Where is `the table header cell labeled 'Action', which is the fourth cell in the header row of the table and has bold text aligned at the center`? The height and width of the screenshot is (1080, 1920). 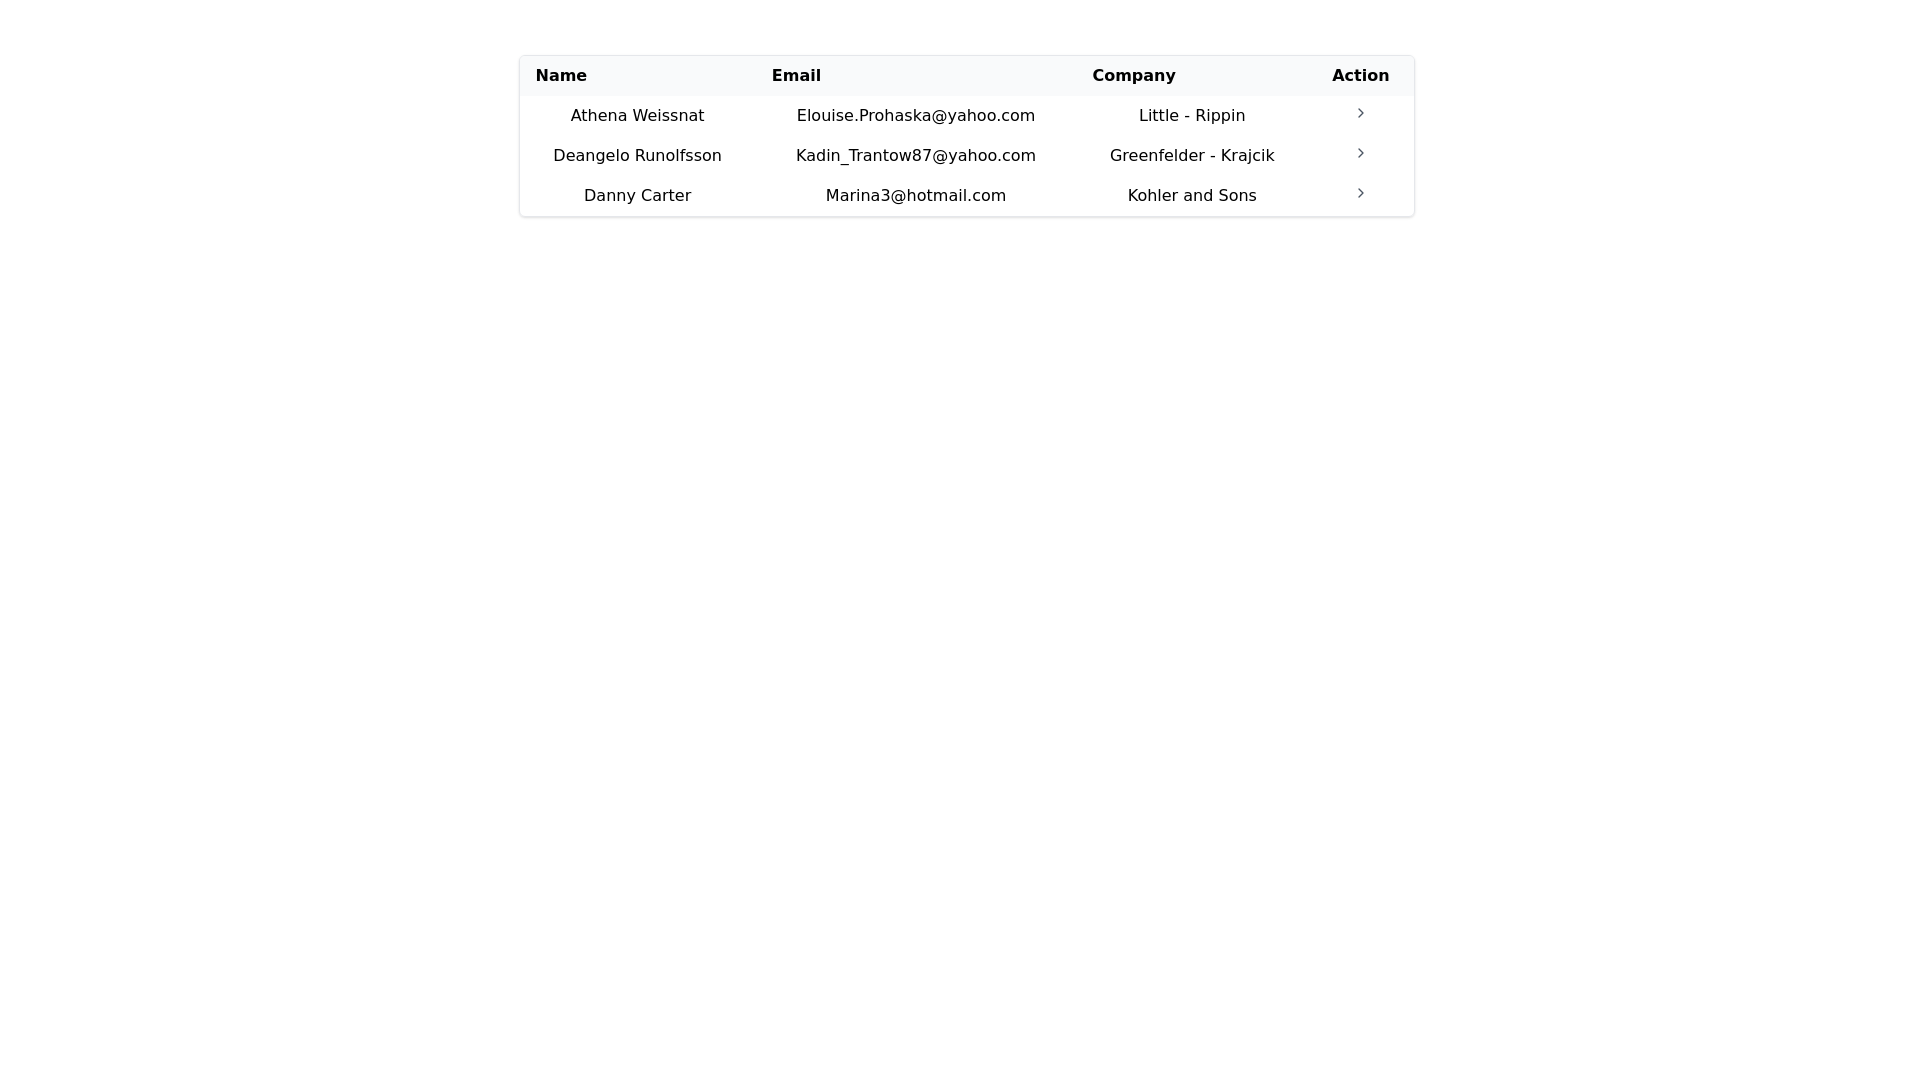 the table header cell labeled 'Action', which is the fourth cell in the header row of the table and has bold text aligned at the center is located at coordinates (1360, 75).